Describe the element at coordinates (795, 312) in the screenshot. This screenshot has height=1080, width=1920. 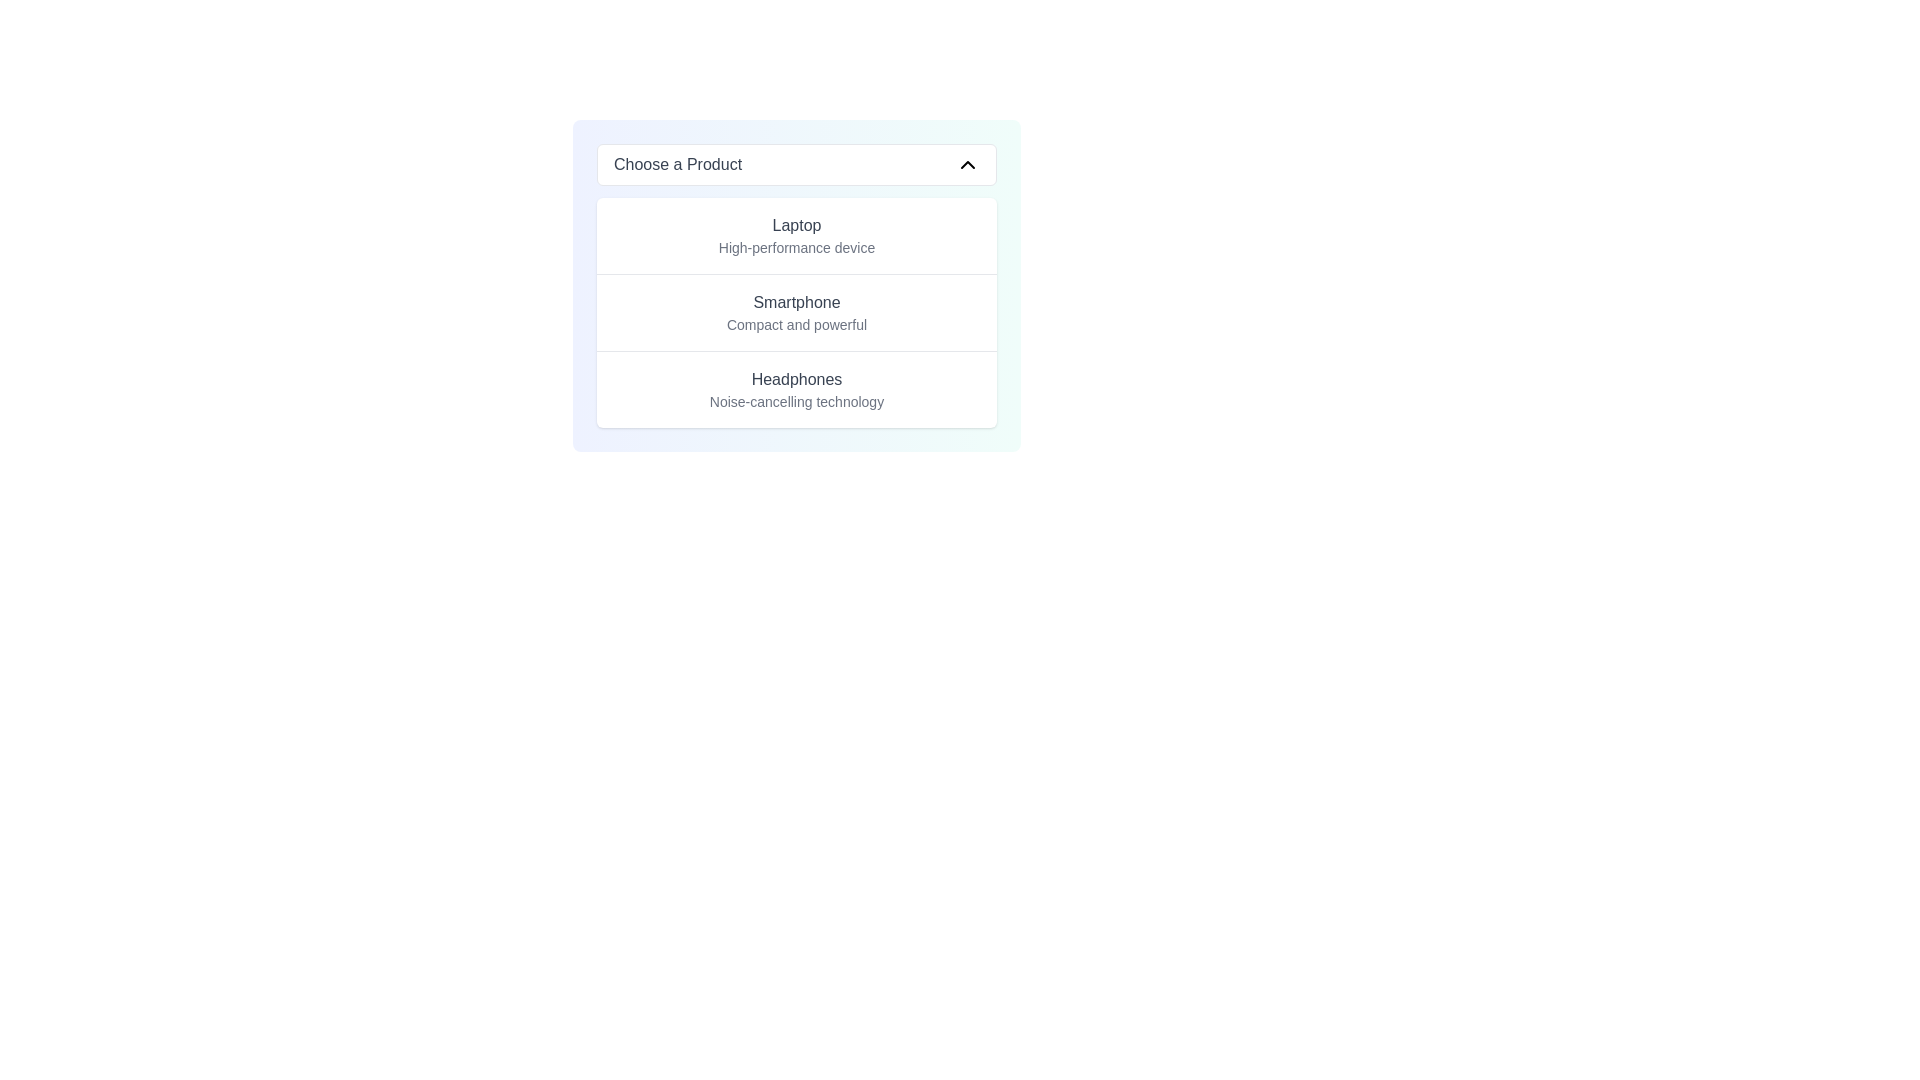
I see `the 'Smartphone' menu item in the dropdown labeled 'Choose a Product'` at that location.